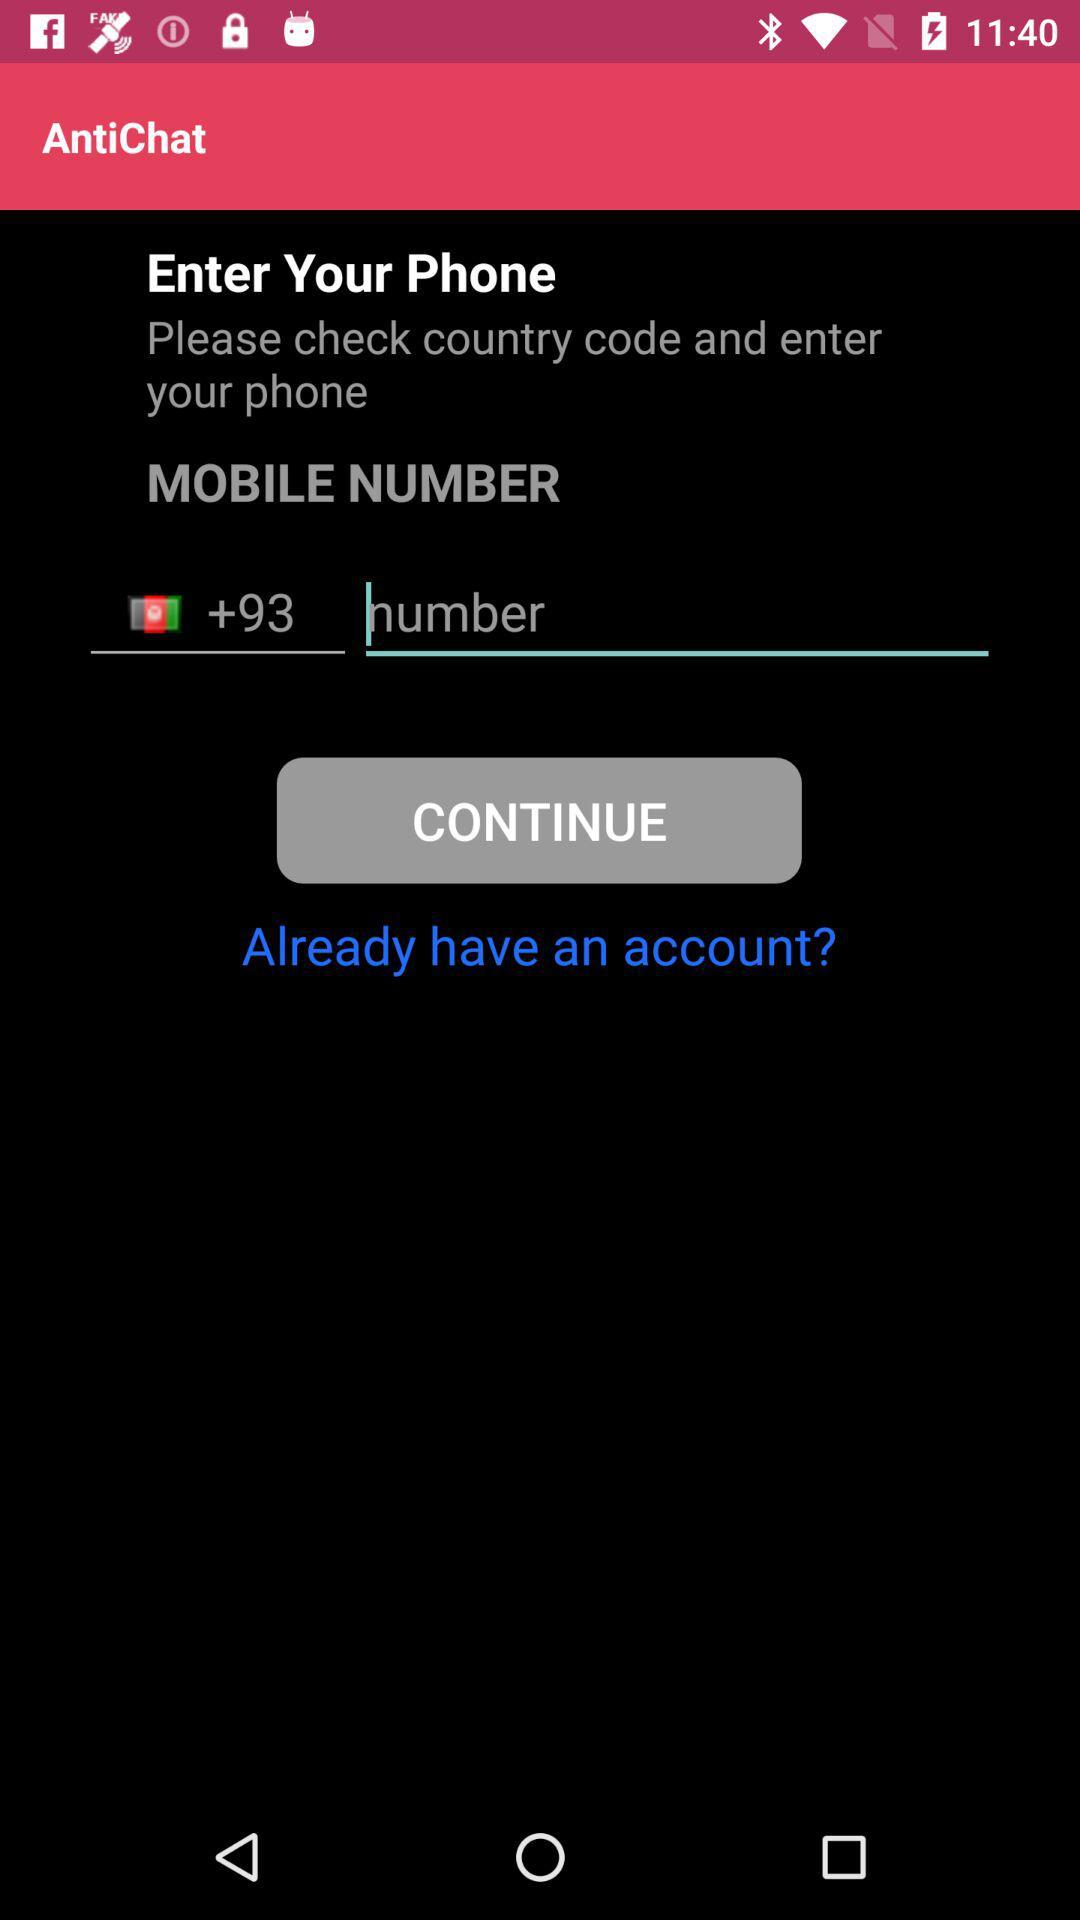 The image size is (1080, 1920). What do you see at coordinates (676, 613) in the screenshot?
I see `icon below the mobile number item` at bounding box center [676, 613].